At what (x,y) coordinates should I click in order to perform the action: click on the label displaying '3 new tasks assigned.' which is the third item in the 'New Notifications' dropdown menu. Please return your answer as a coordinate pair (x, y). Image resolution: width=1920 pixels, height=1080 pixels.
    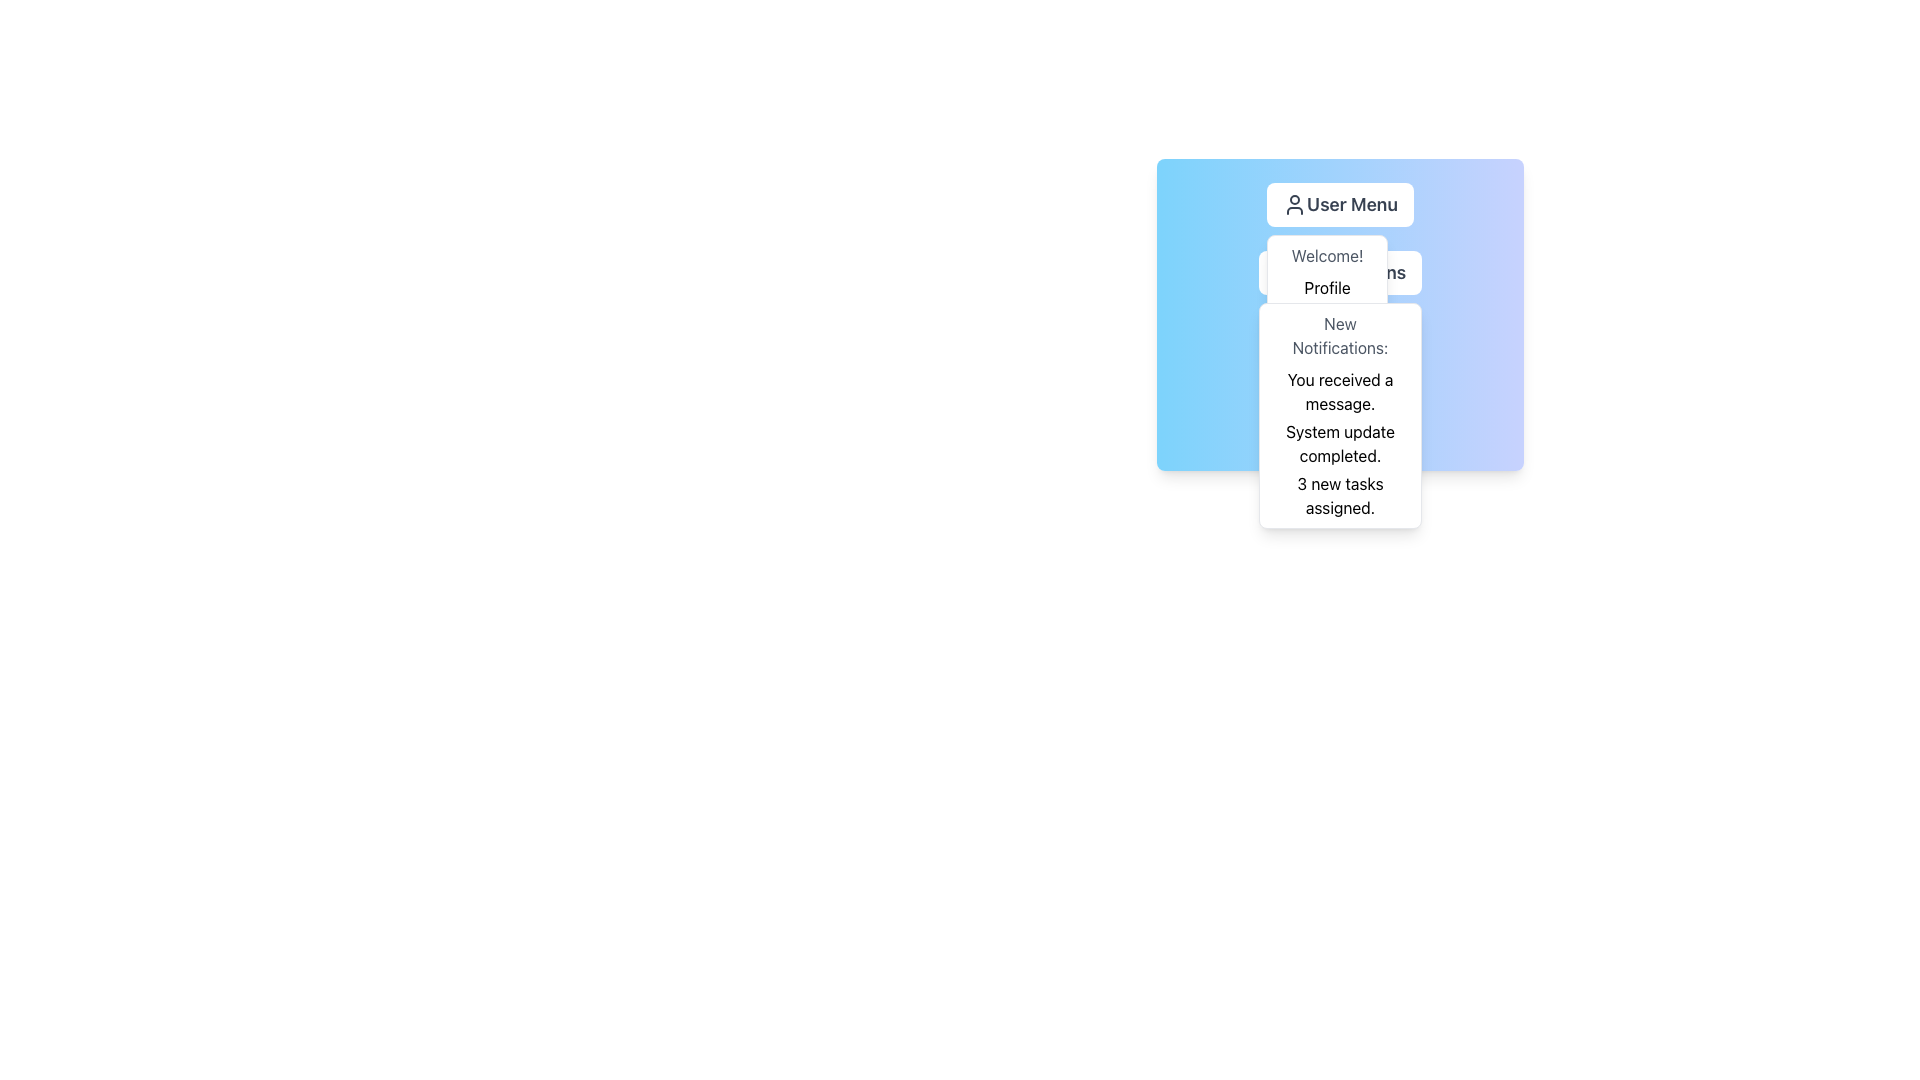
    Looking at the image, I should click on (1340, 495).